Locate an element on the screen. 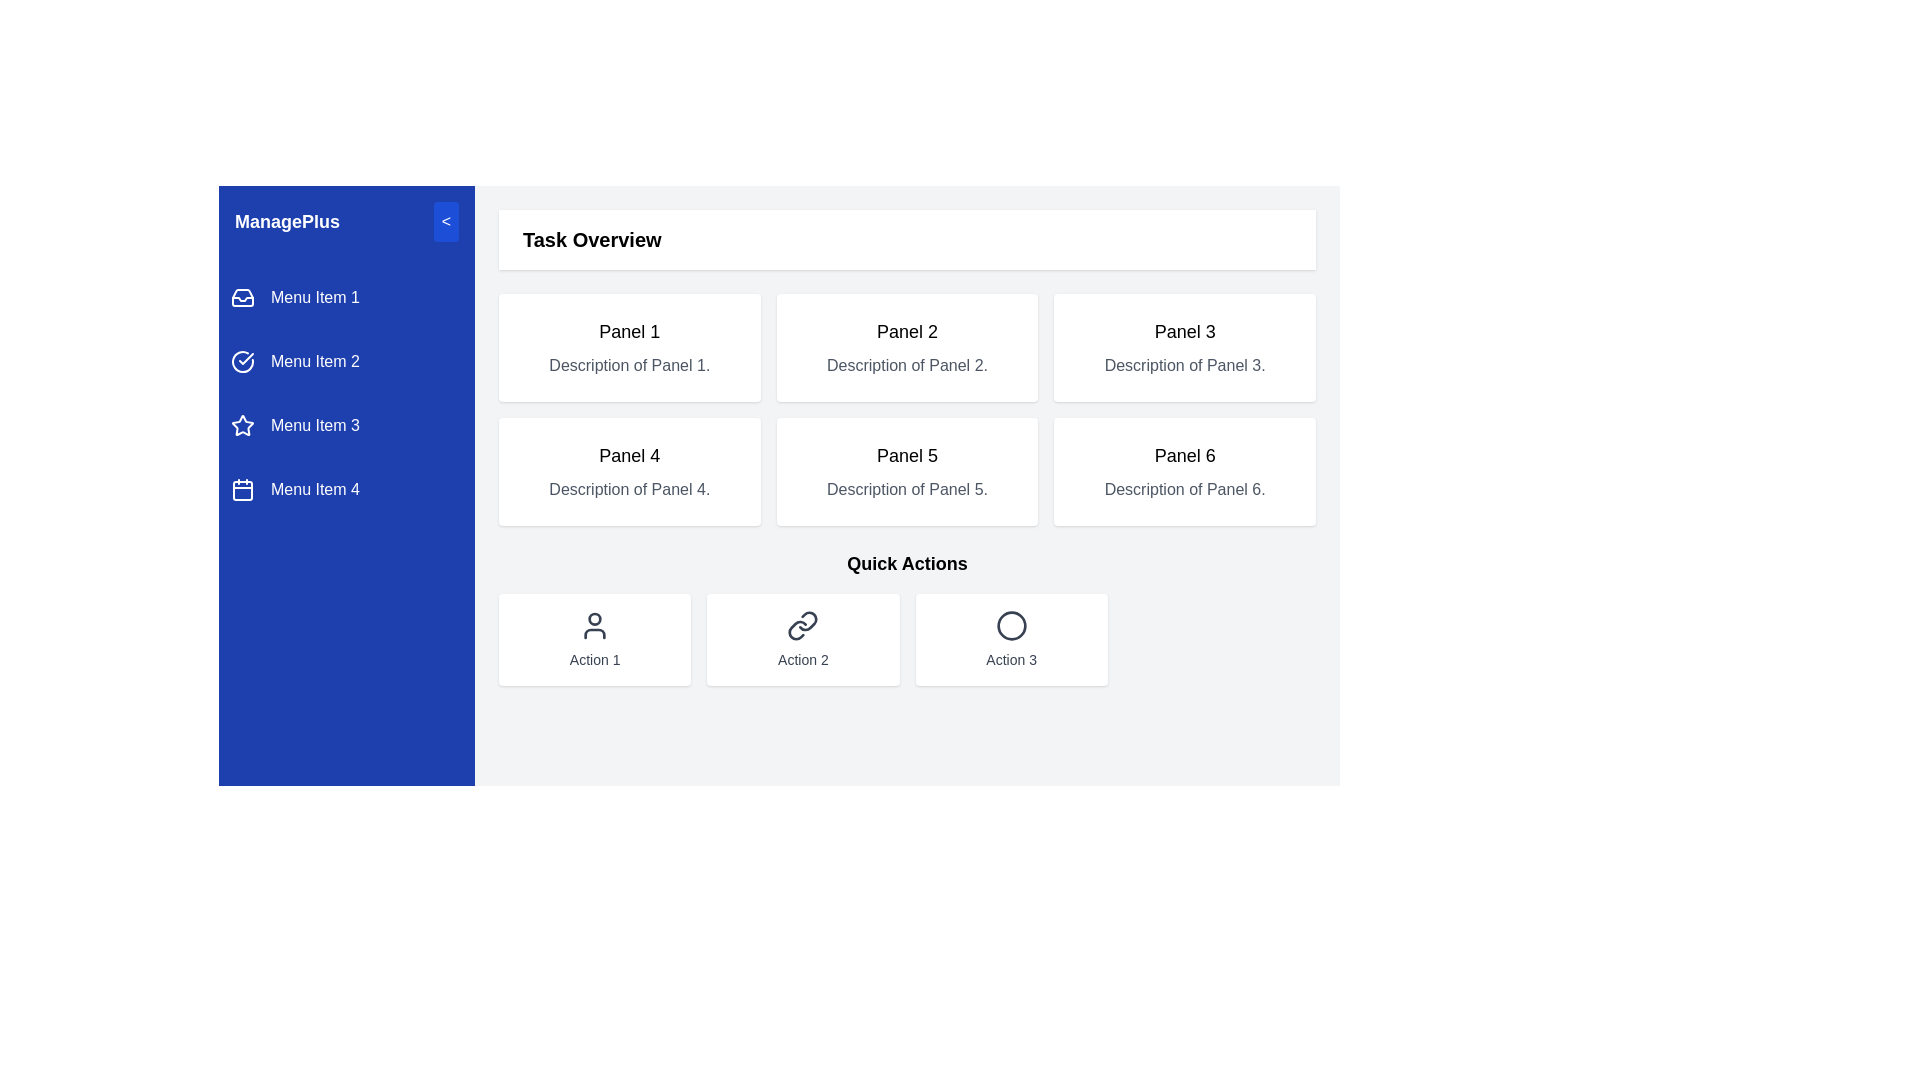 Image resolution: width=1920 pixels, height=1080 pixels. the surrounding area of the second menu item in the vertical list of the menu bar is located at coordinates (314, 362).